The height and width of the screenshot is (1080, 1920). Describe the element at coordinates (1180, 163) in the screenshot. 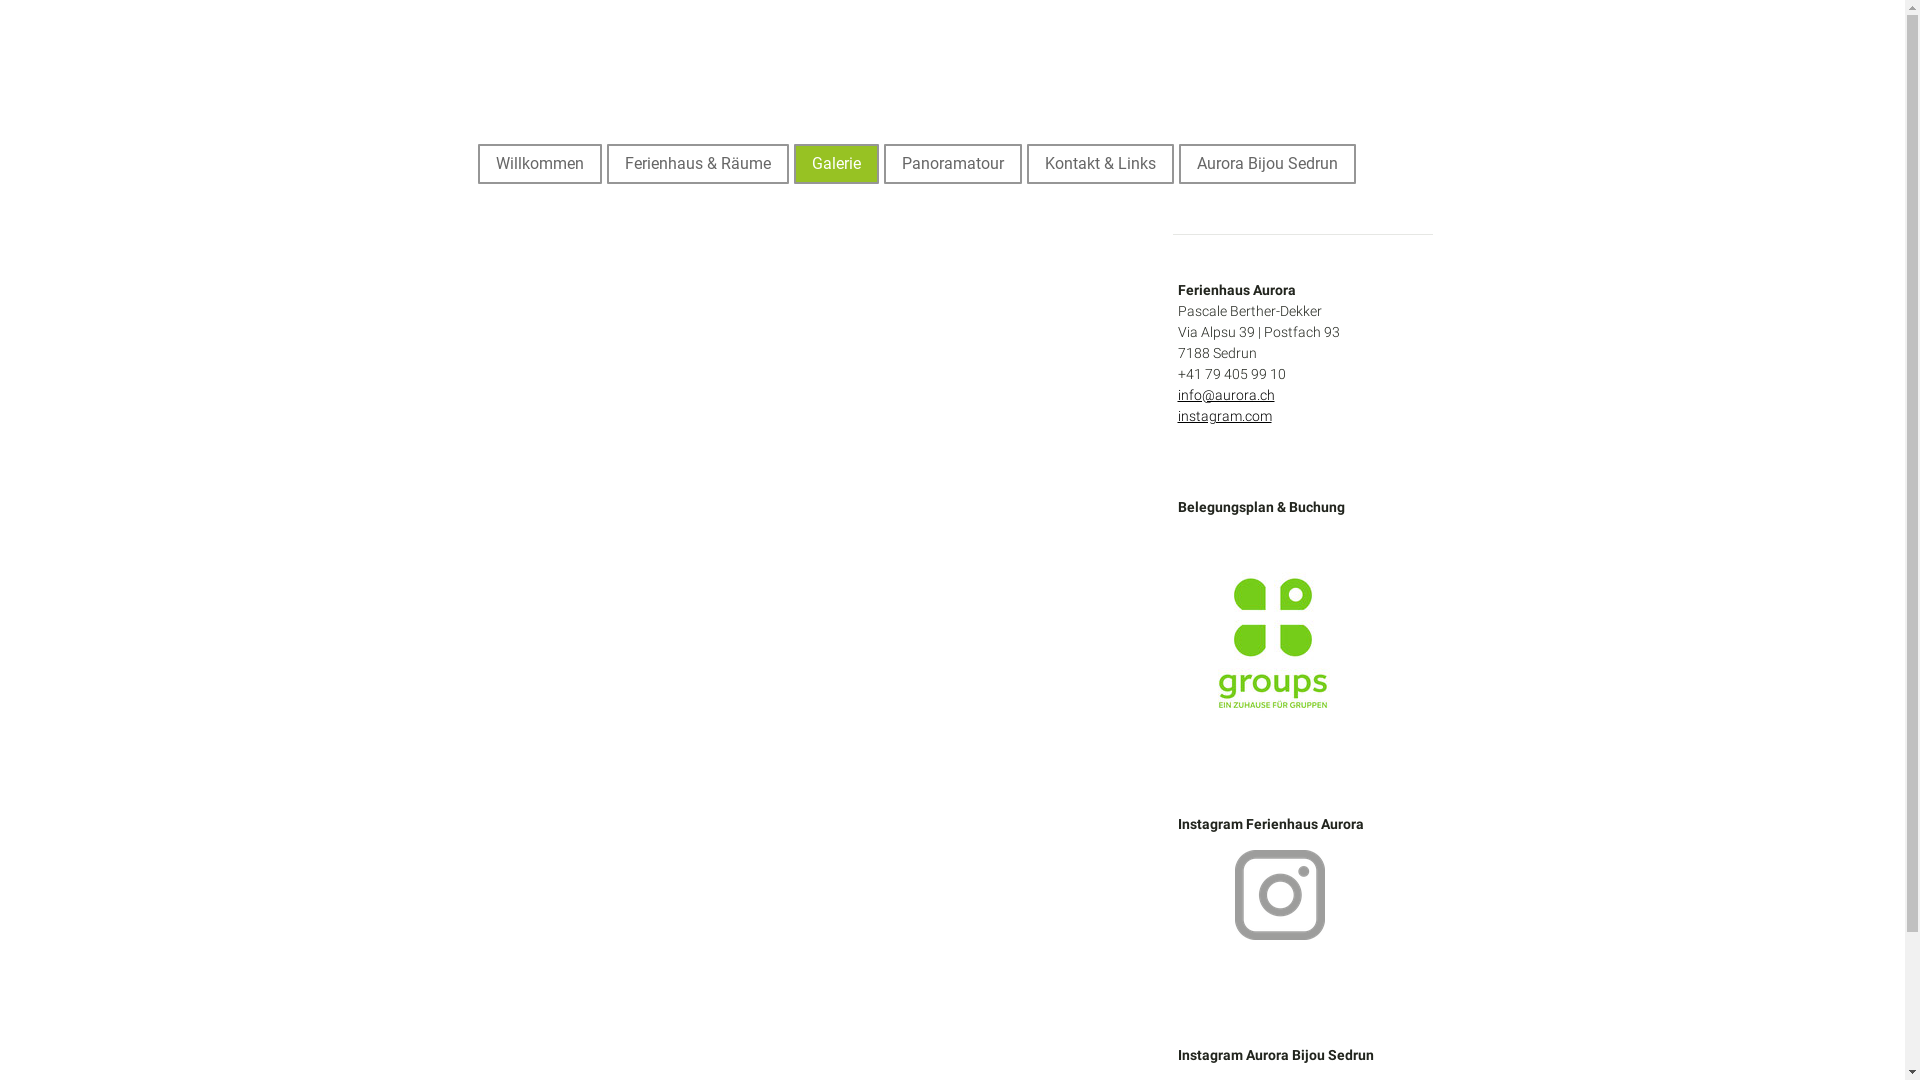

I see `'Aurora Bijou Sedrun'` at that location.